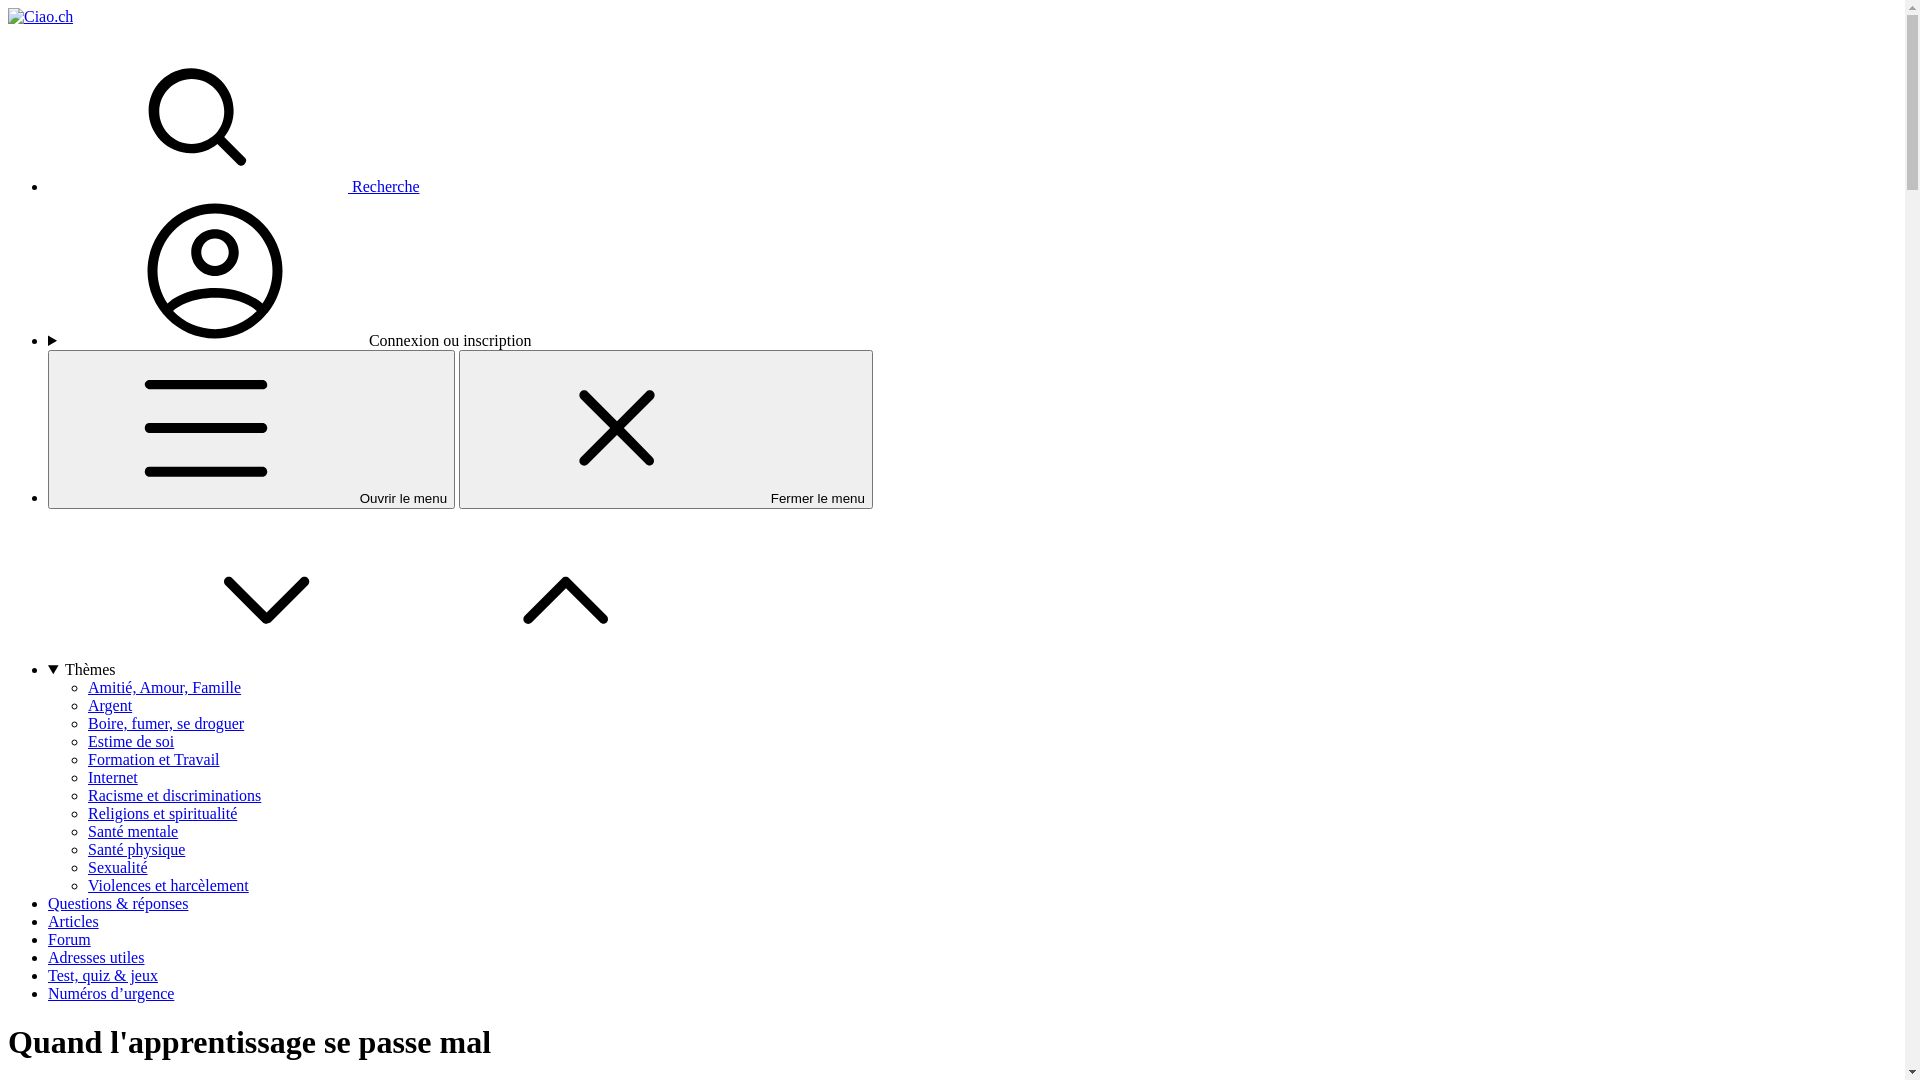 This screenshot has height=1080, width=1920. Describe the element at coordinates (166, 723) in the screenshot. I see `'Boire, fumer, se droguer'` at that location.